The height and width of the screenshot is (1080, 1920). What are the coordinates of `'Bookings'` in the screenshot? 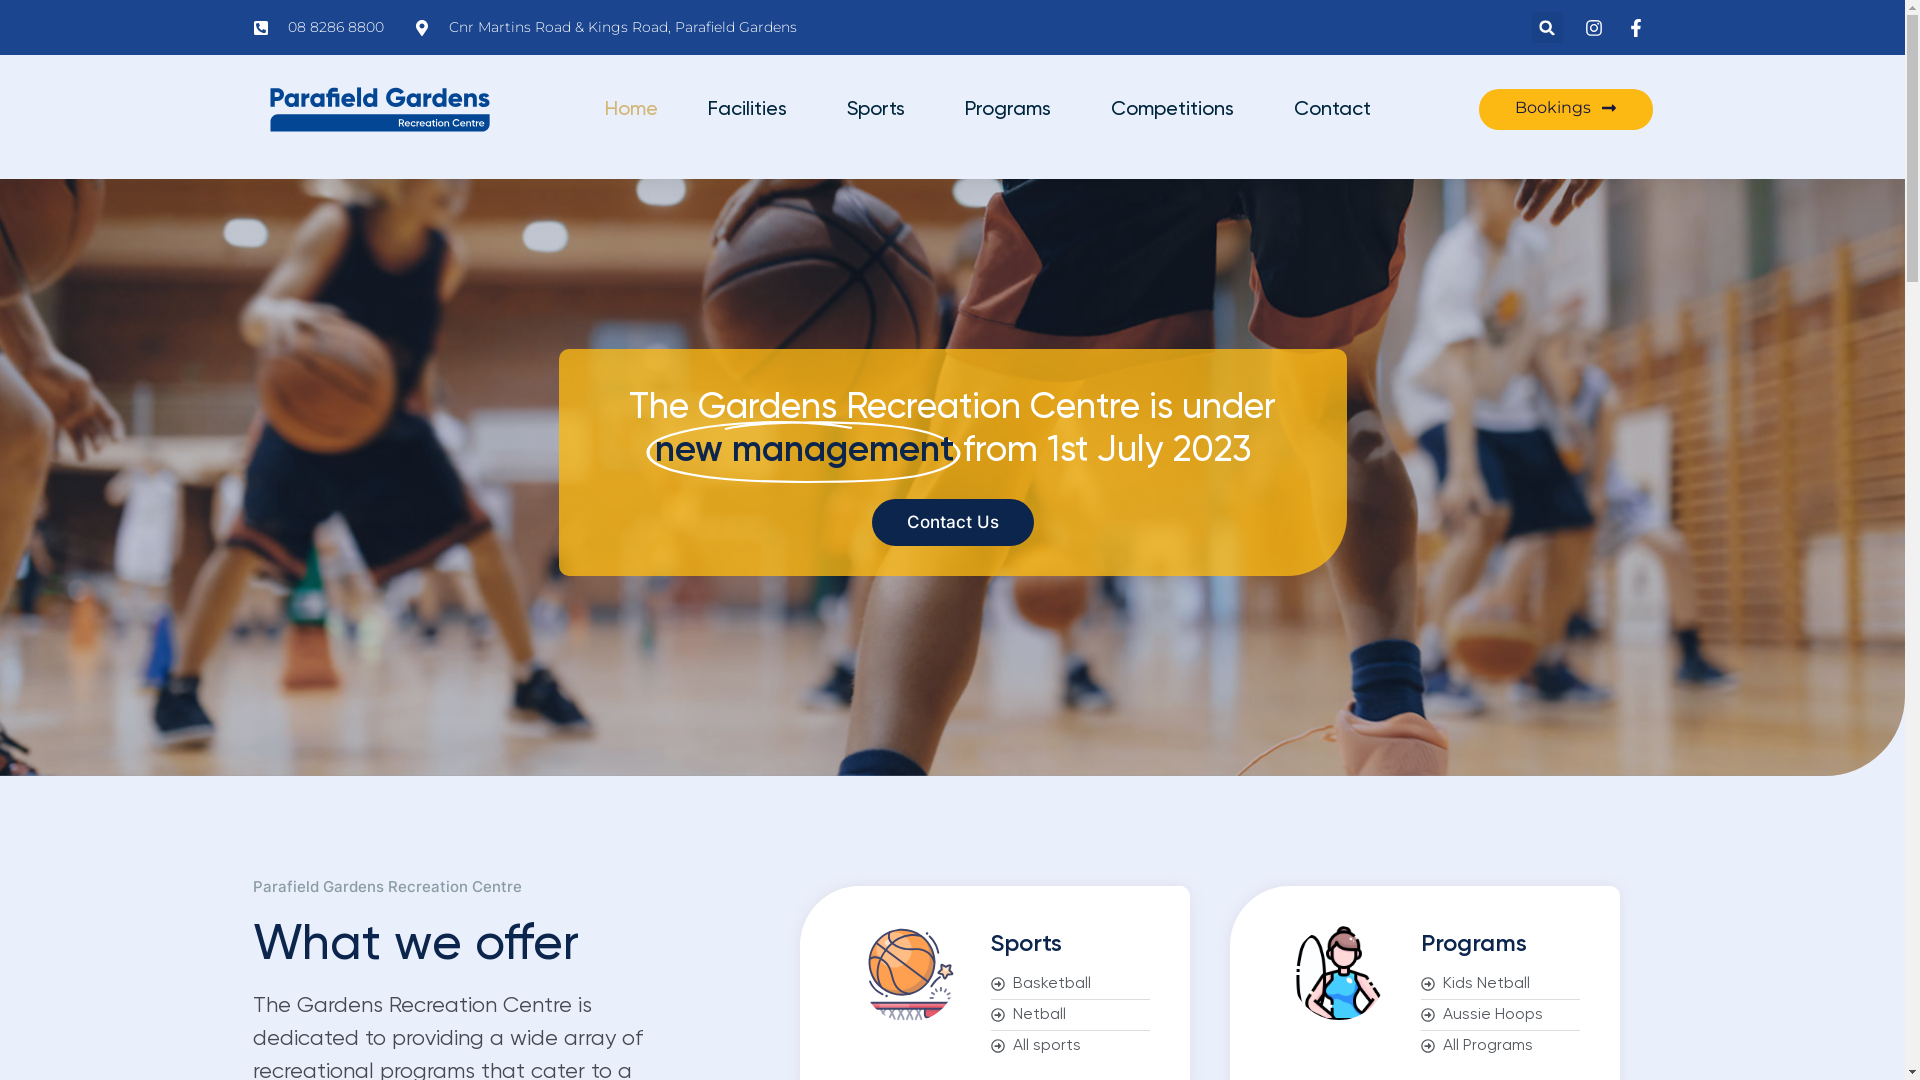 It's located at (1563, 109).